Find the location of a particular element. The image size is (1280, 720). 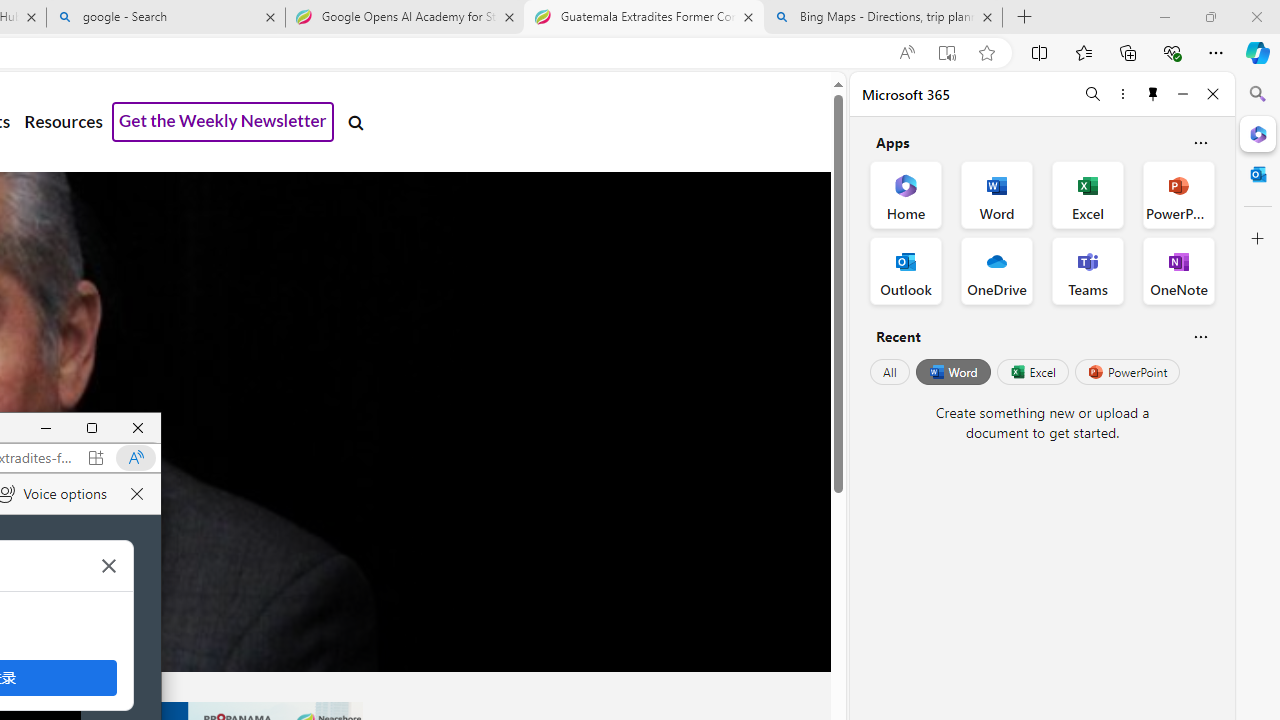

'Excel Office App' is located at coordinates (1087, 195).